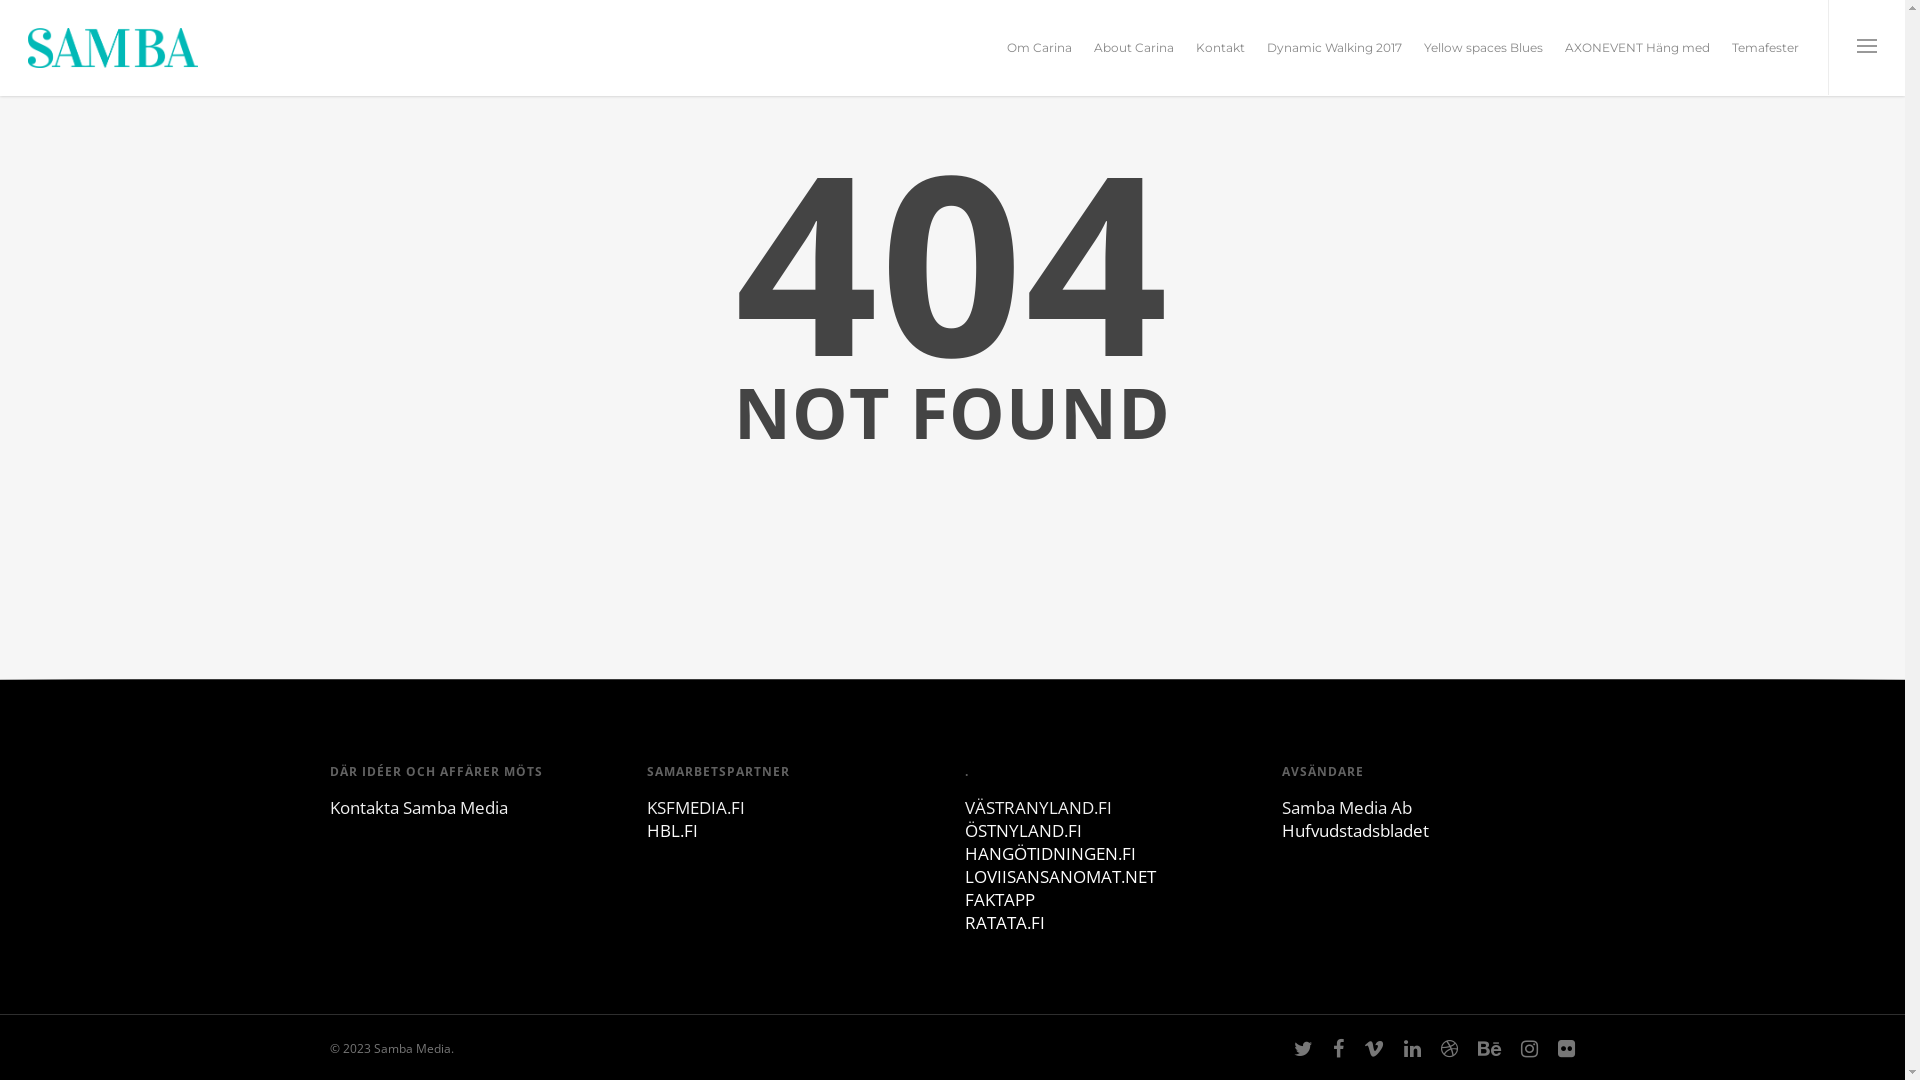  What do you see at coordinates (1355, 830) in the screenshot?
I see `'Hufvudstadsbladet'` at bounding box center [1355, 830].